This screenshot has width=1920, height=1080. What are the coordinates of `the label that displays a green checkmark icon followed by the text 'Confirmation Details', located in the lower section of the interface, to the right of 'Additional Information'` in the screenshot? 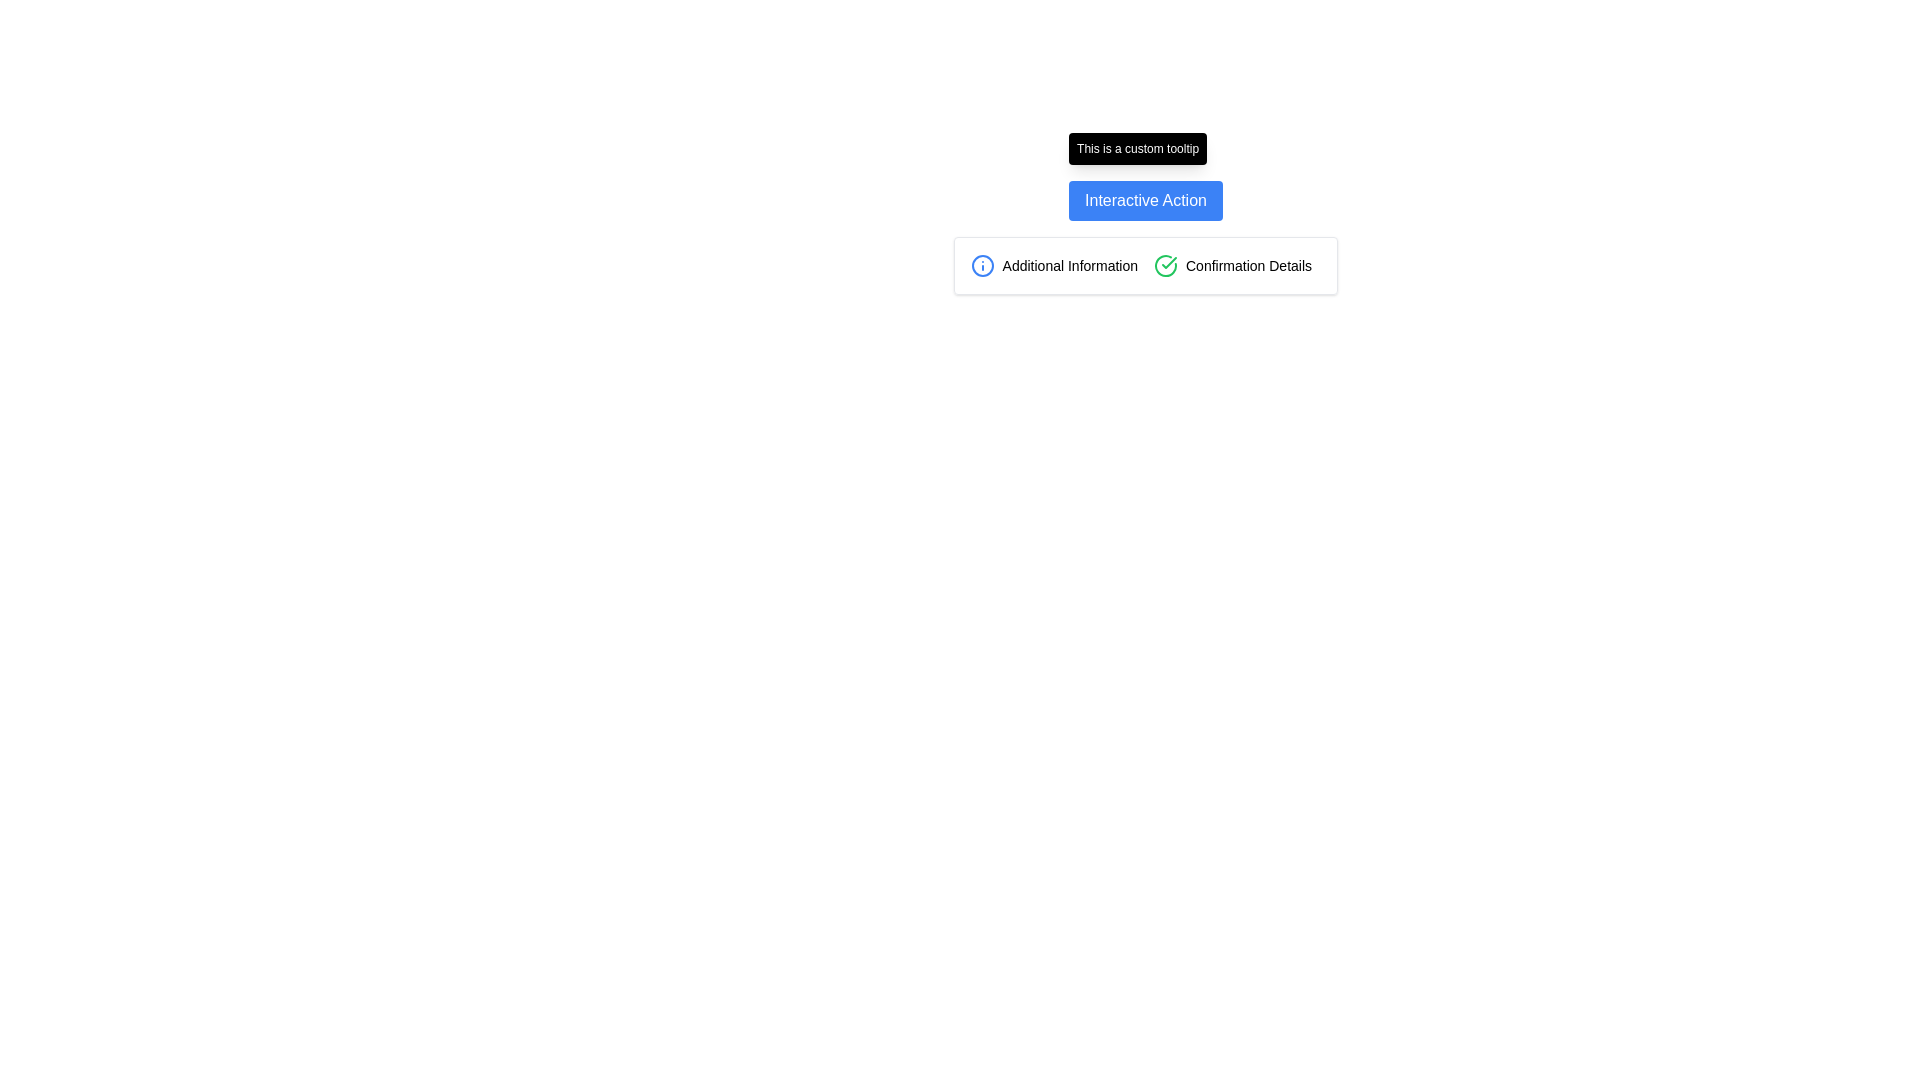 It's located at (1236, 265).